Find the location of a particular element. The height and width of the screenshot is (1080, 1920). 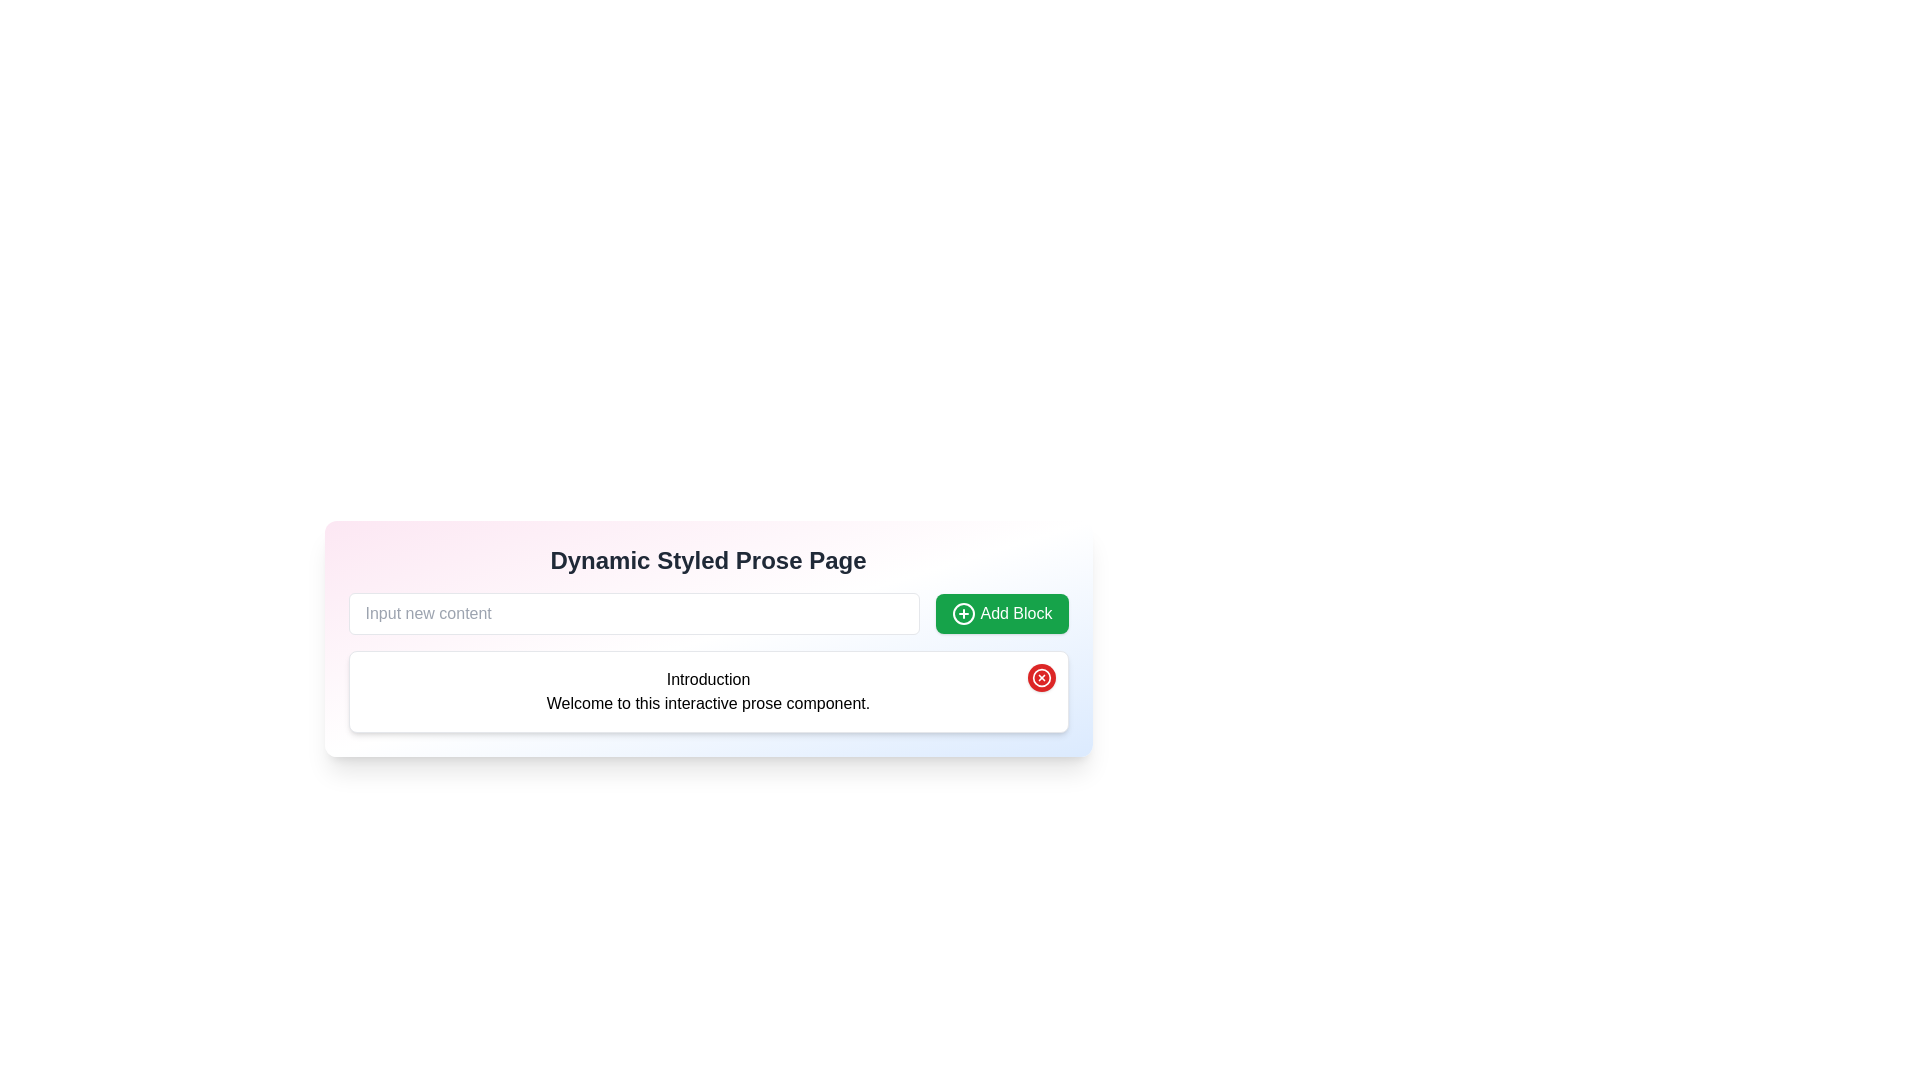

the 'Add Block' button with a green background and rounded corners is located at coordinates (1002, 612).